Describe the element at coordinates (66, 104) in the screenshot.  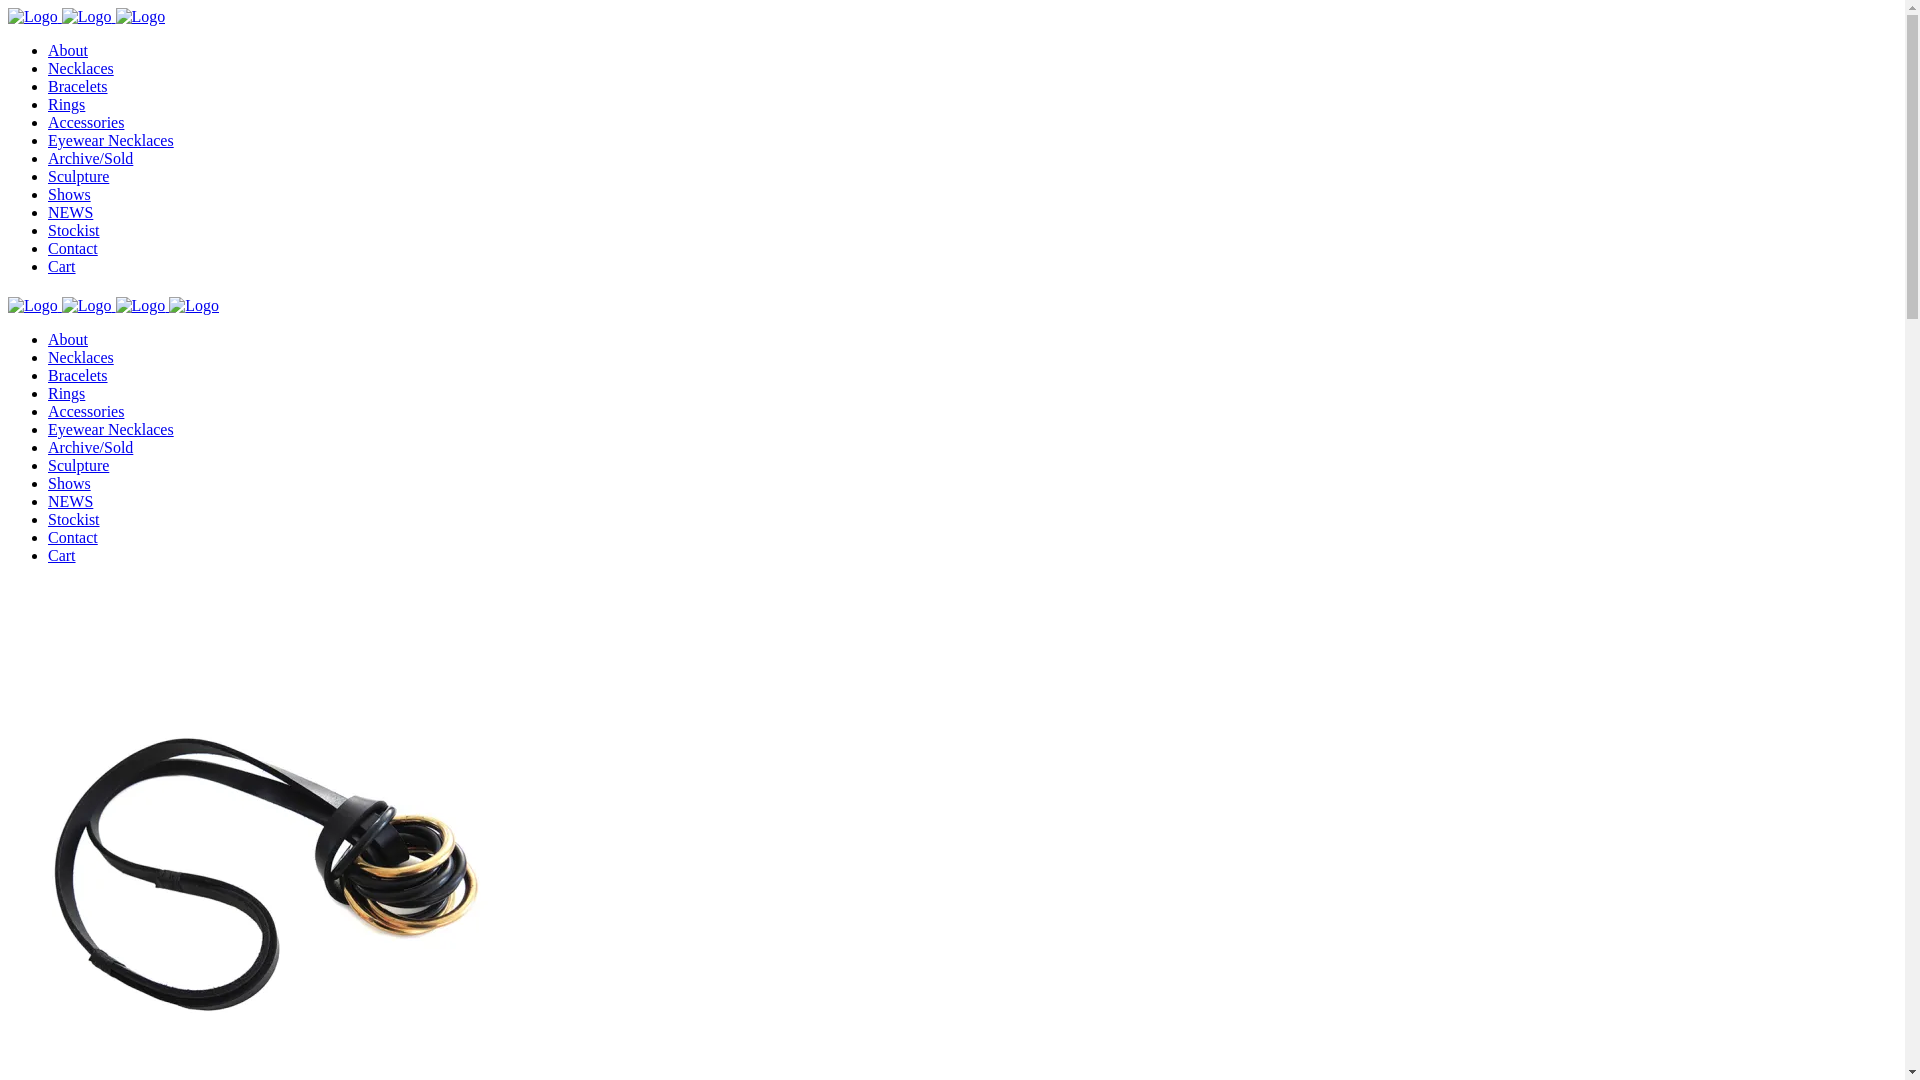
I see `'Rings'` at that location.